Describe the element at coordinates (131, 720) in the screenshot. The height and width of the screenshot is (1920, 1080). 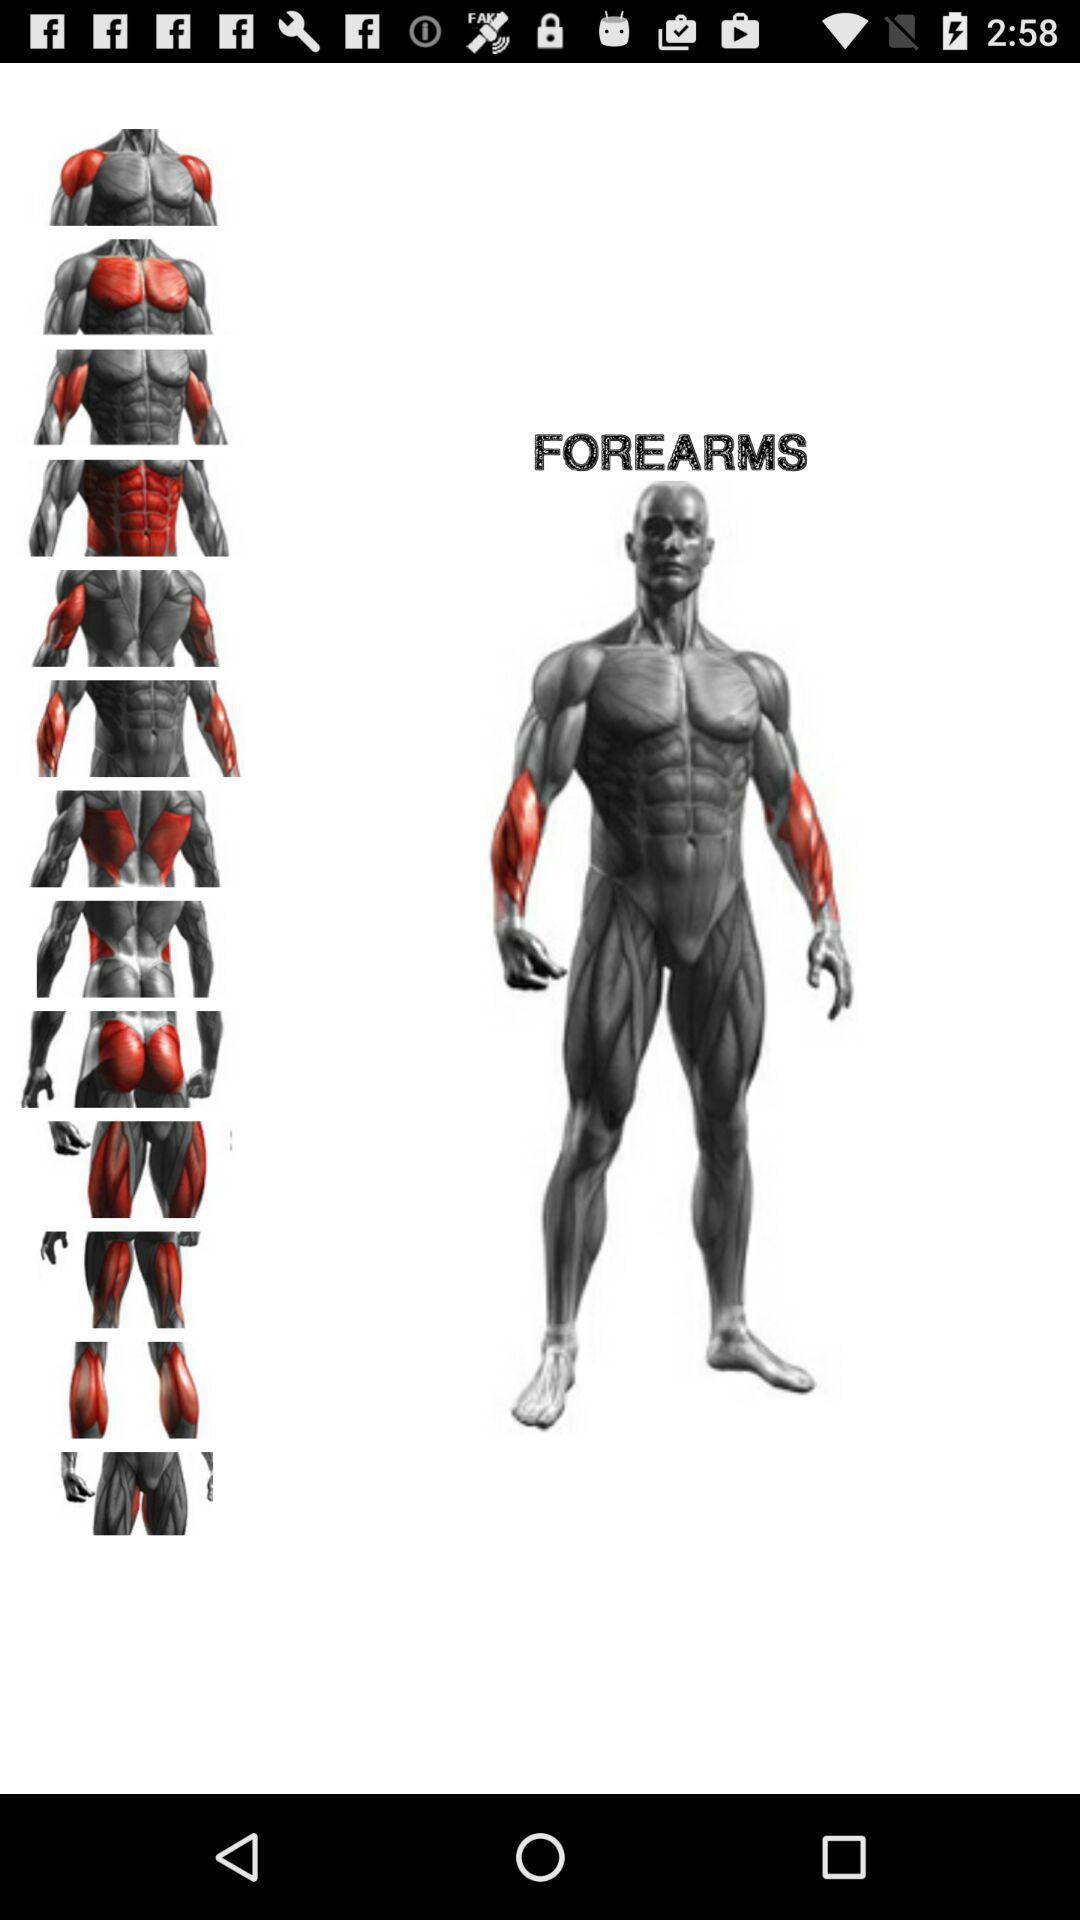
I see `image to select forearms` at that location.